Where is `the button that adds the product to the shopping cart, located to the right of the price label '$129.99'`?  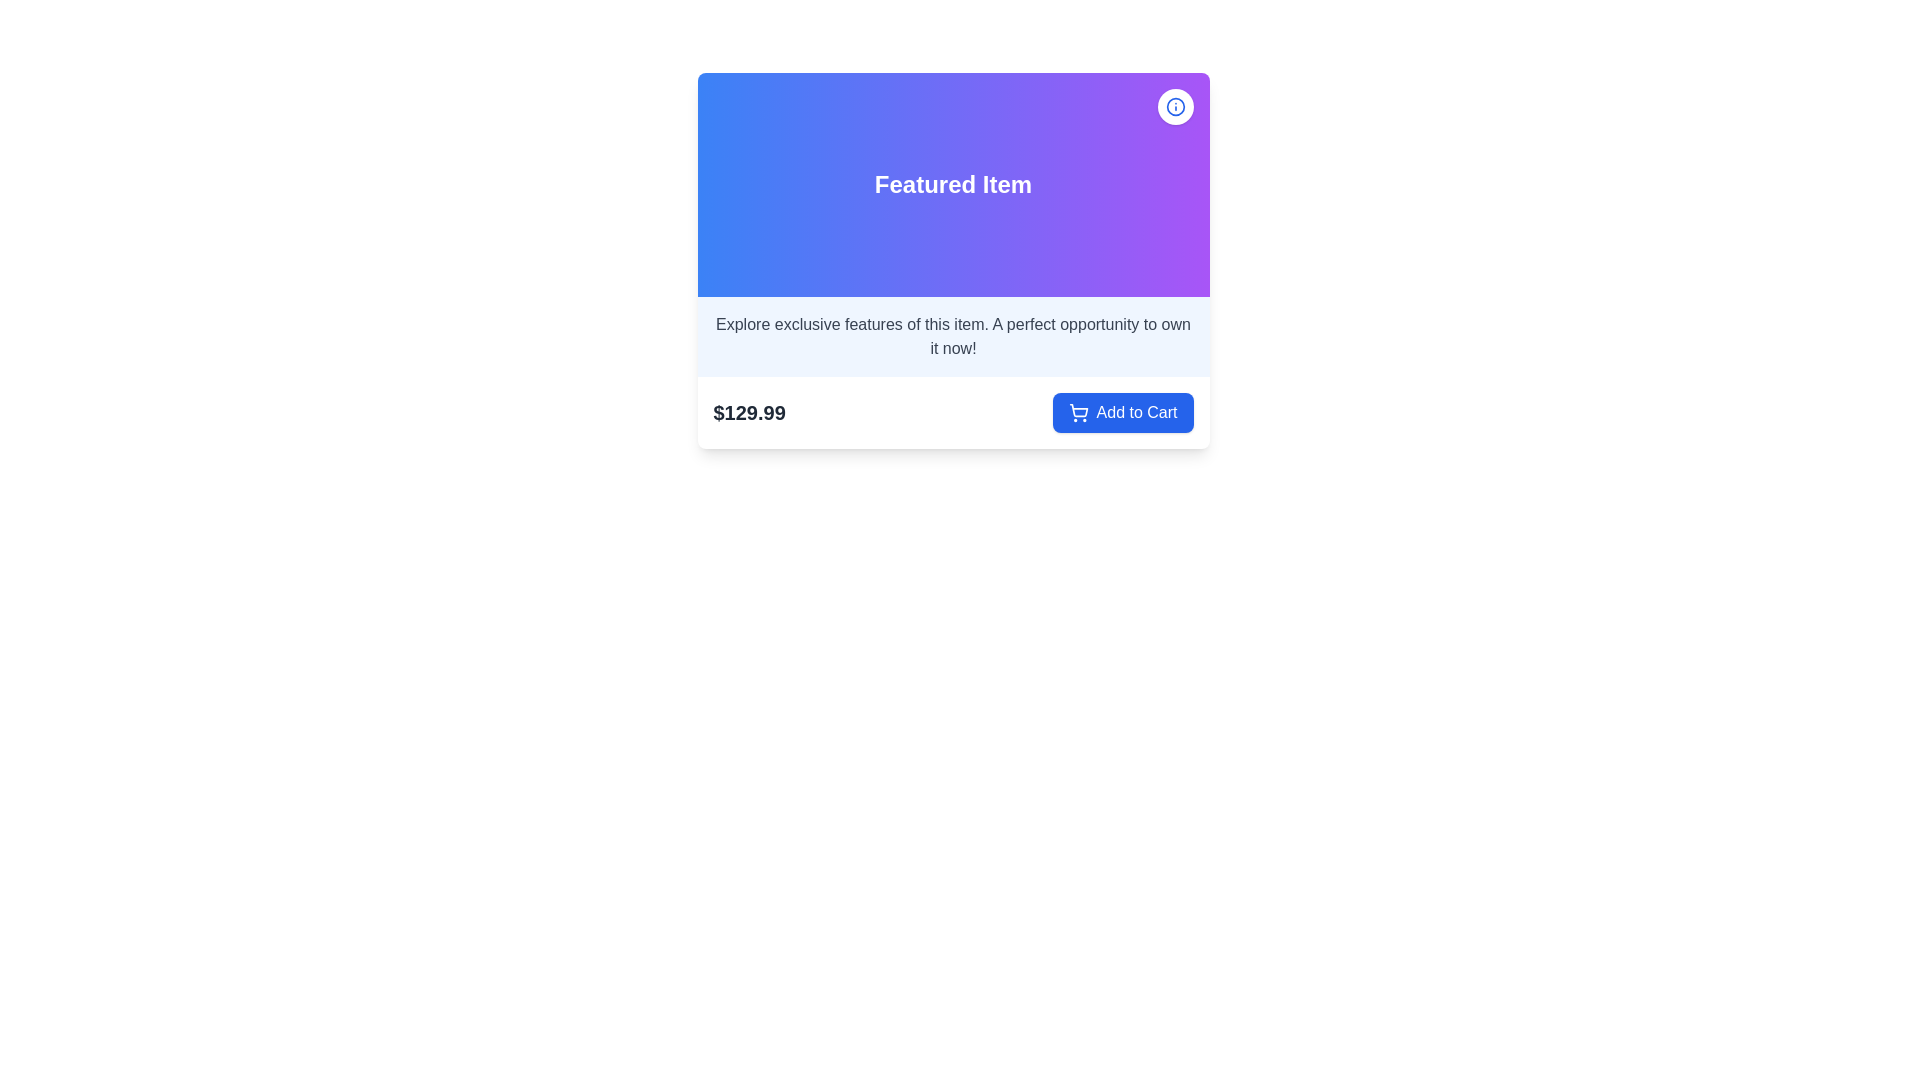 the button that adds the product to the shopping cart, located to the right of the price label '$129.99' is located at coordinates (1123, 411).